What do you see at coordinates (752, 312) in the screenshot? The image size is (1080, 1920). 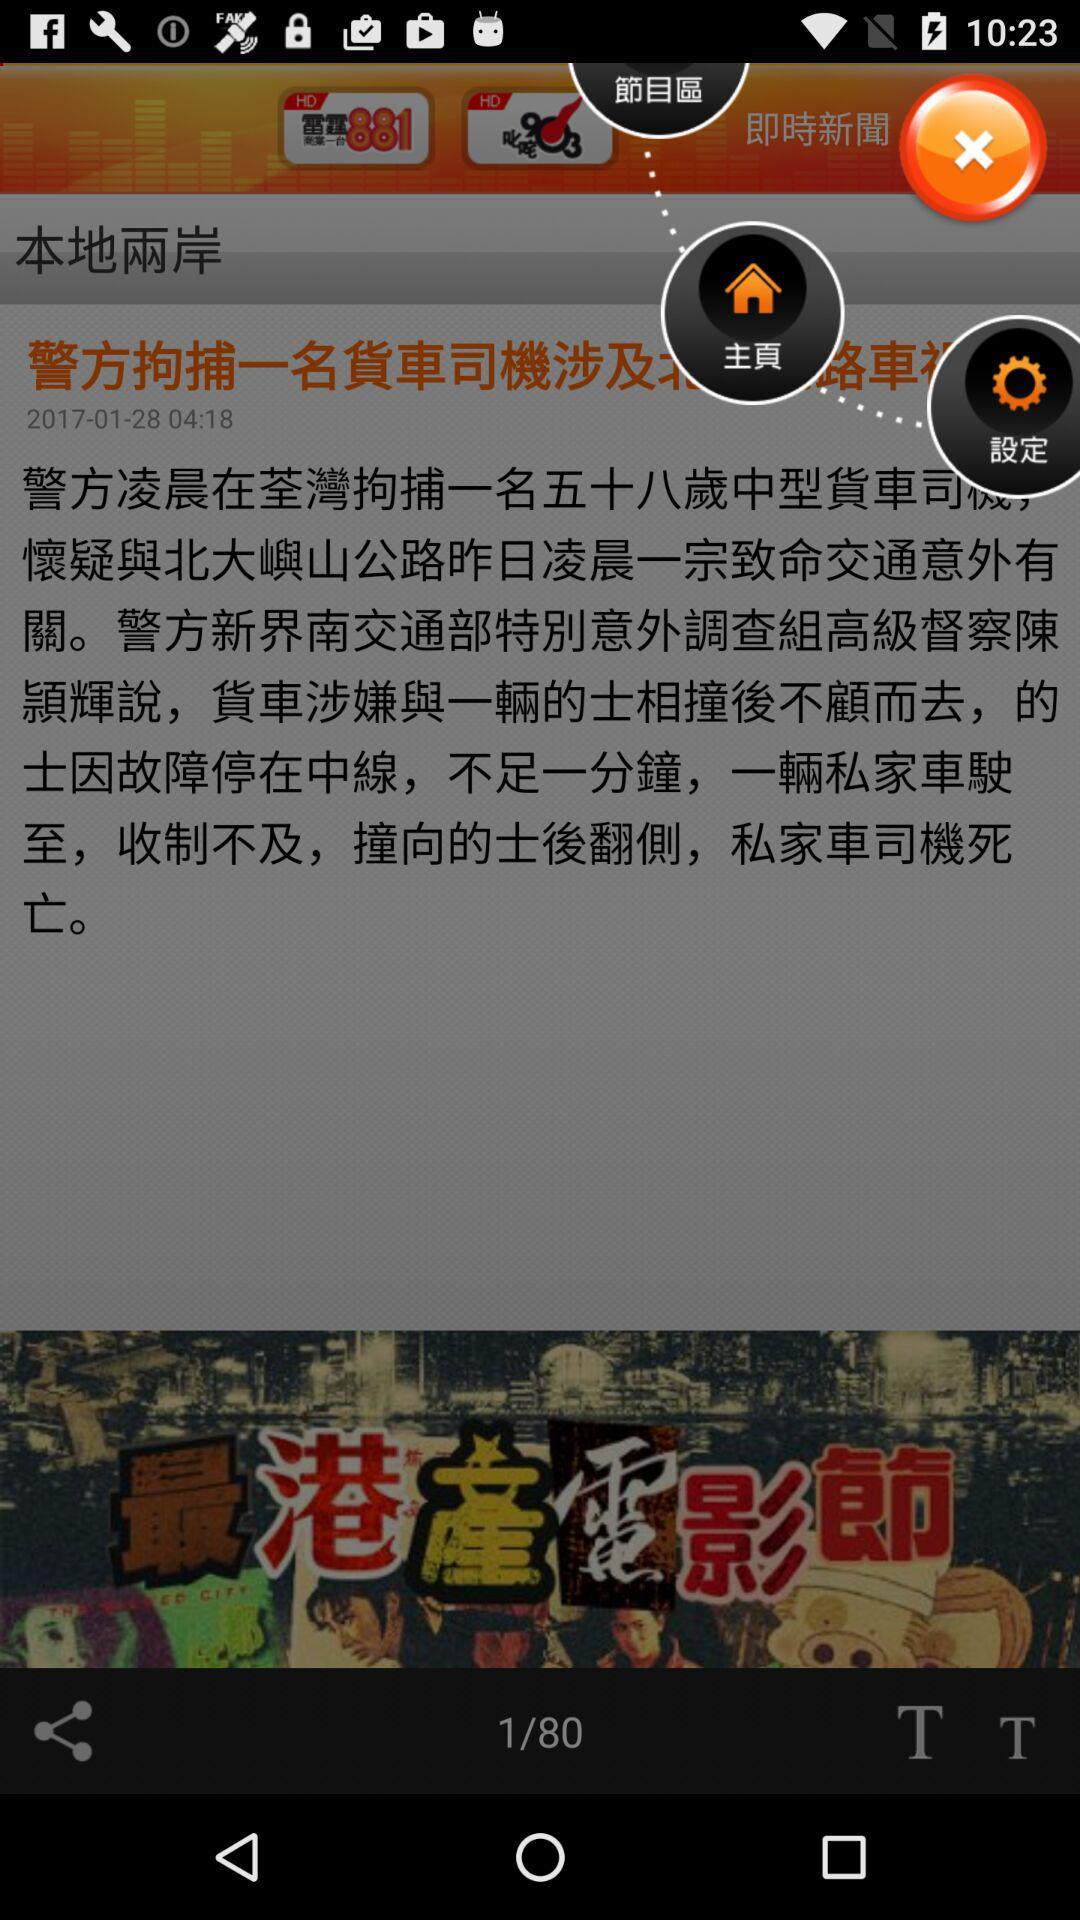 I see `the home button` at bounding box center [752, 312].